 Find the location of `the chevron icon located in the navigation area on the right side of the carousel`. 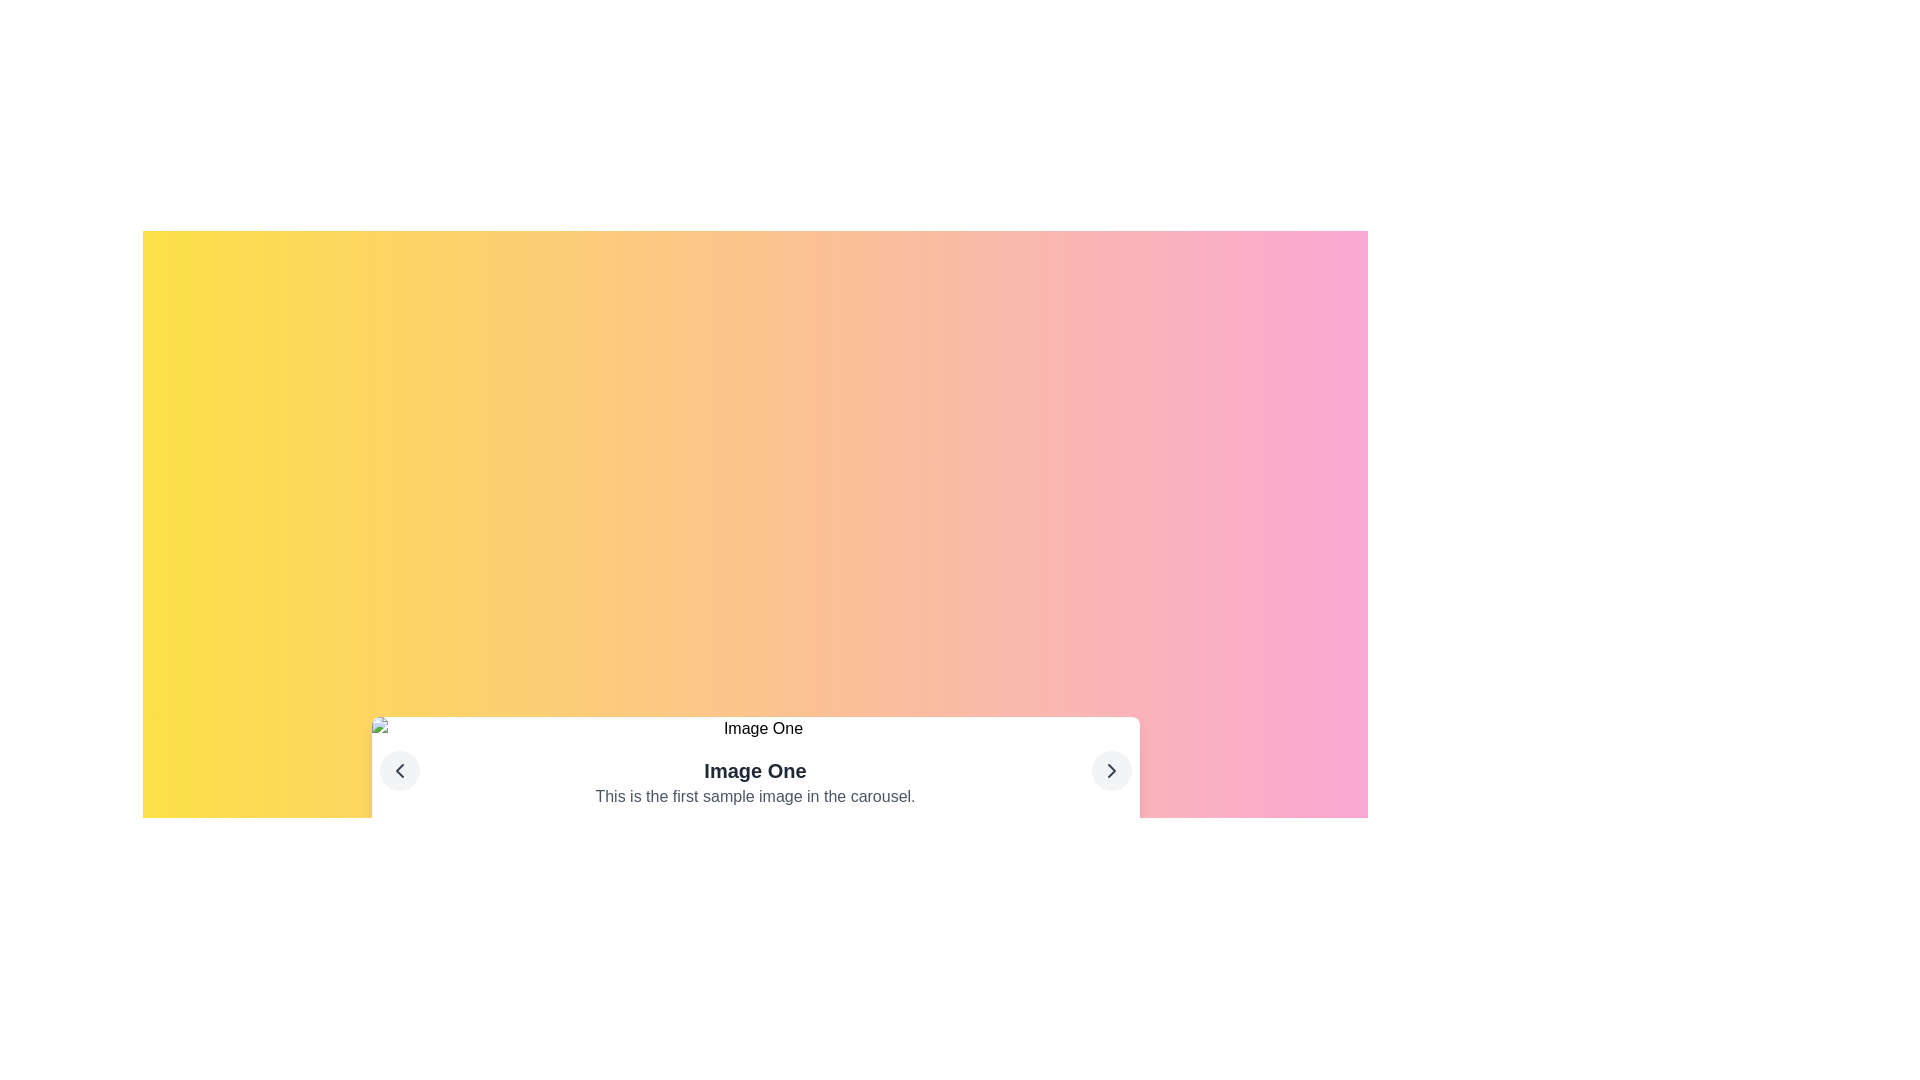

the chevron icon located in the navigation area on the right side of the carousel is located at coordinates (1110, 770).